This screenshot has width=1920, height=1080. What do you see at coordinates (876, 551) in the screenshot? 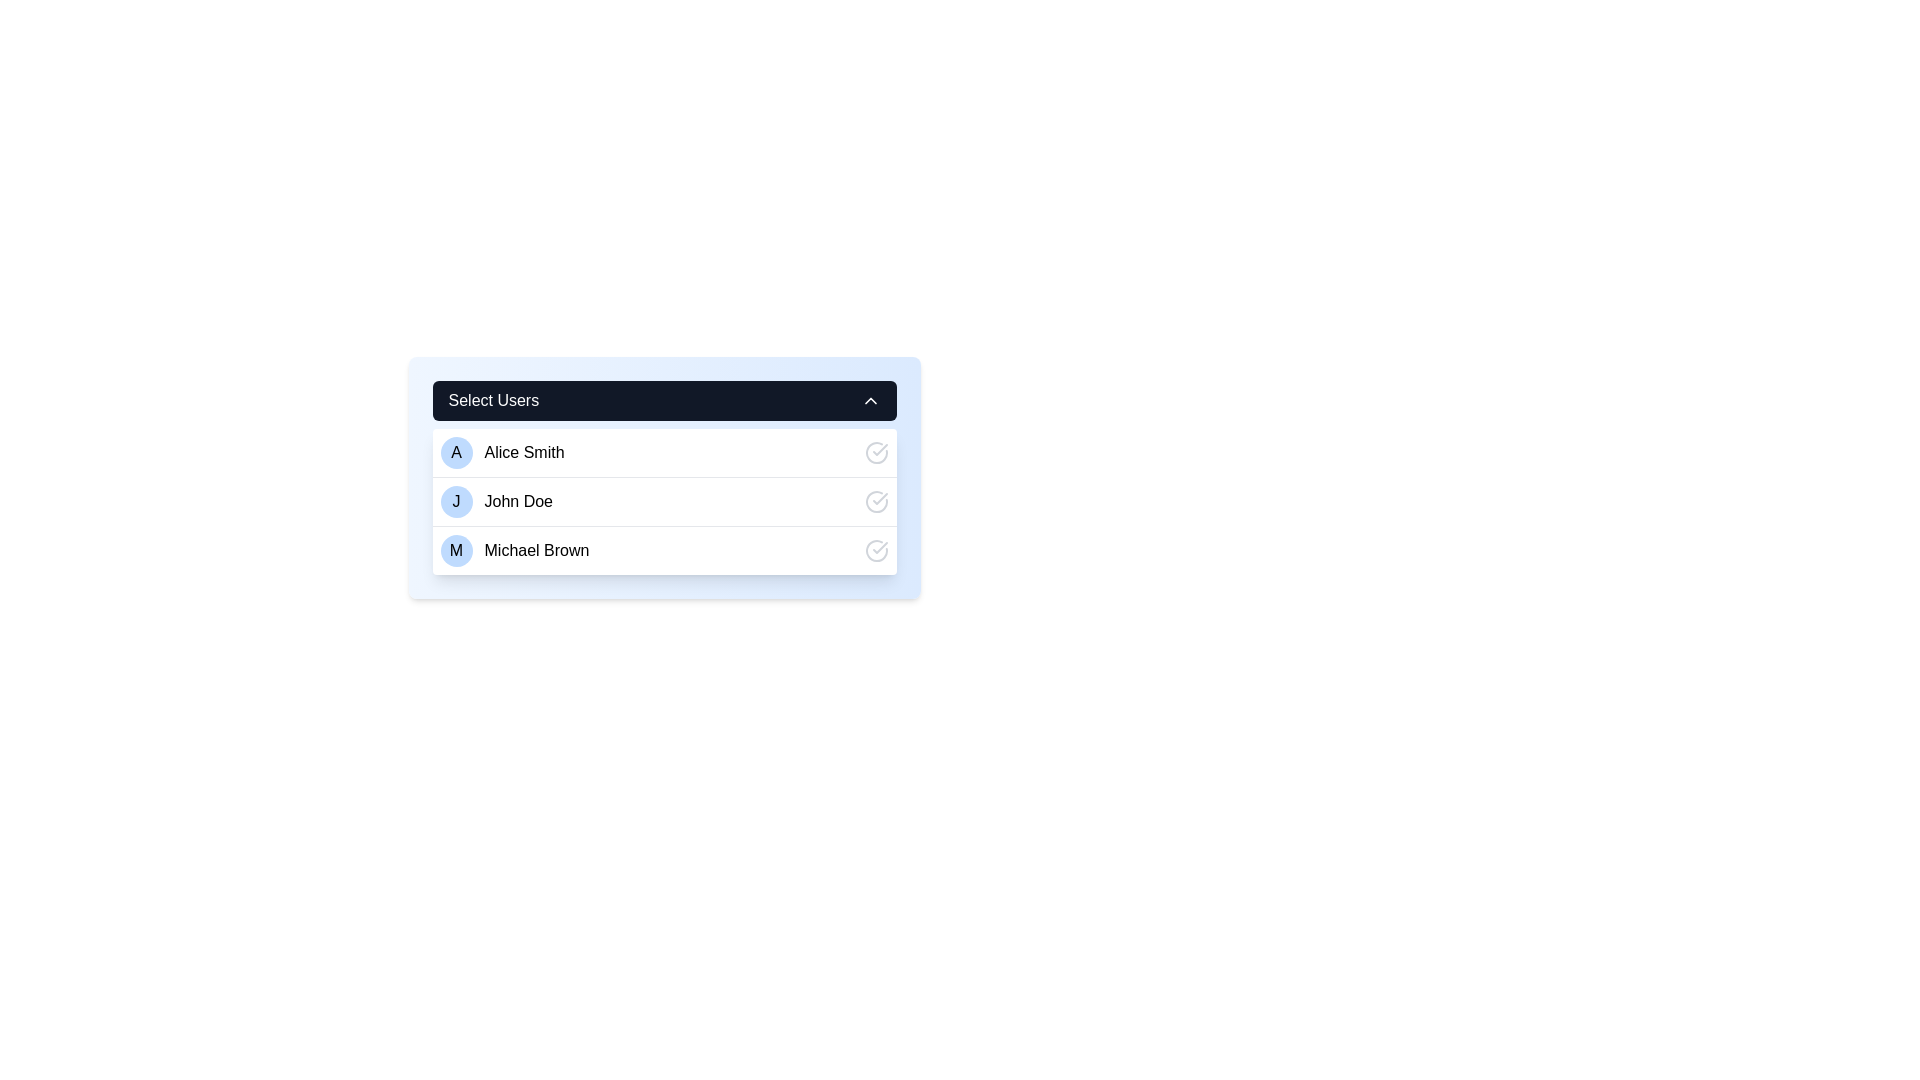
I see `the SVG Icon that serves as a status indicator for the 'Michael Brown' list item, located at the far right of the corresponding text` at bounding box center [876, 551].